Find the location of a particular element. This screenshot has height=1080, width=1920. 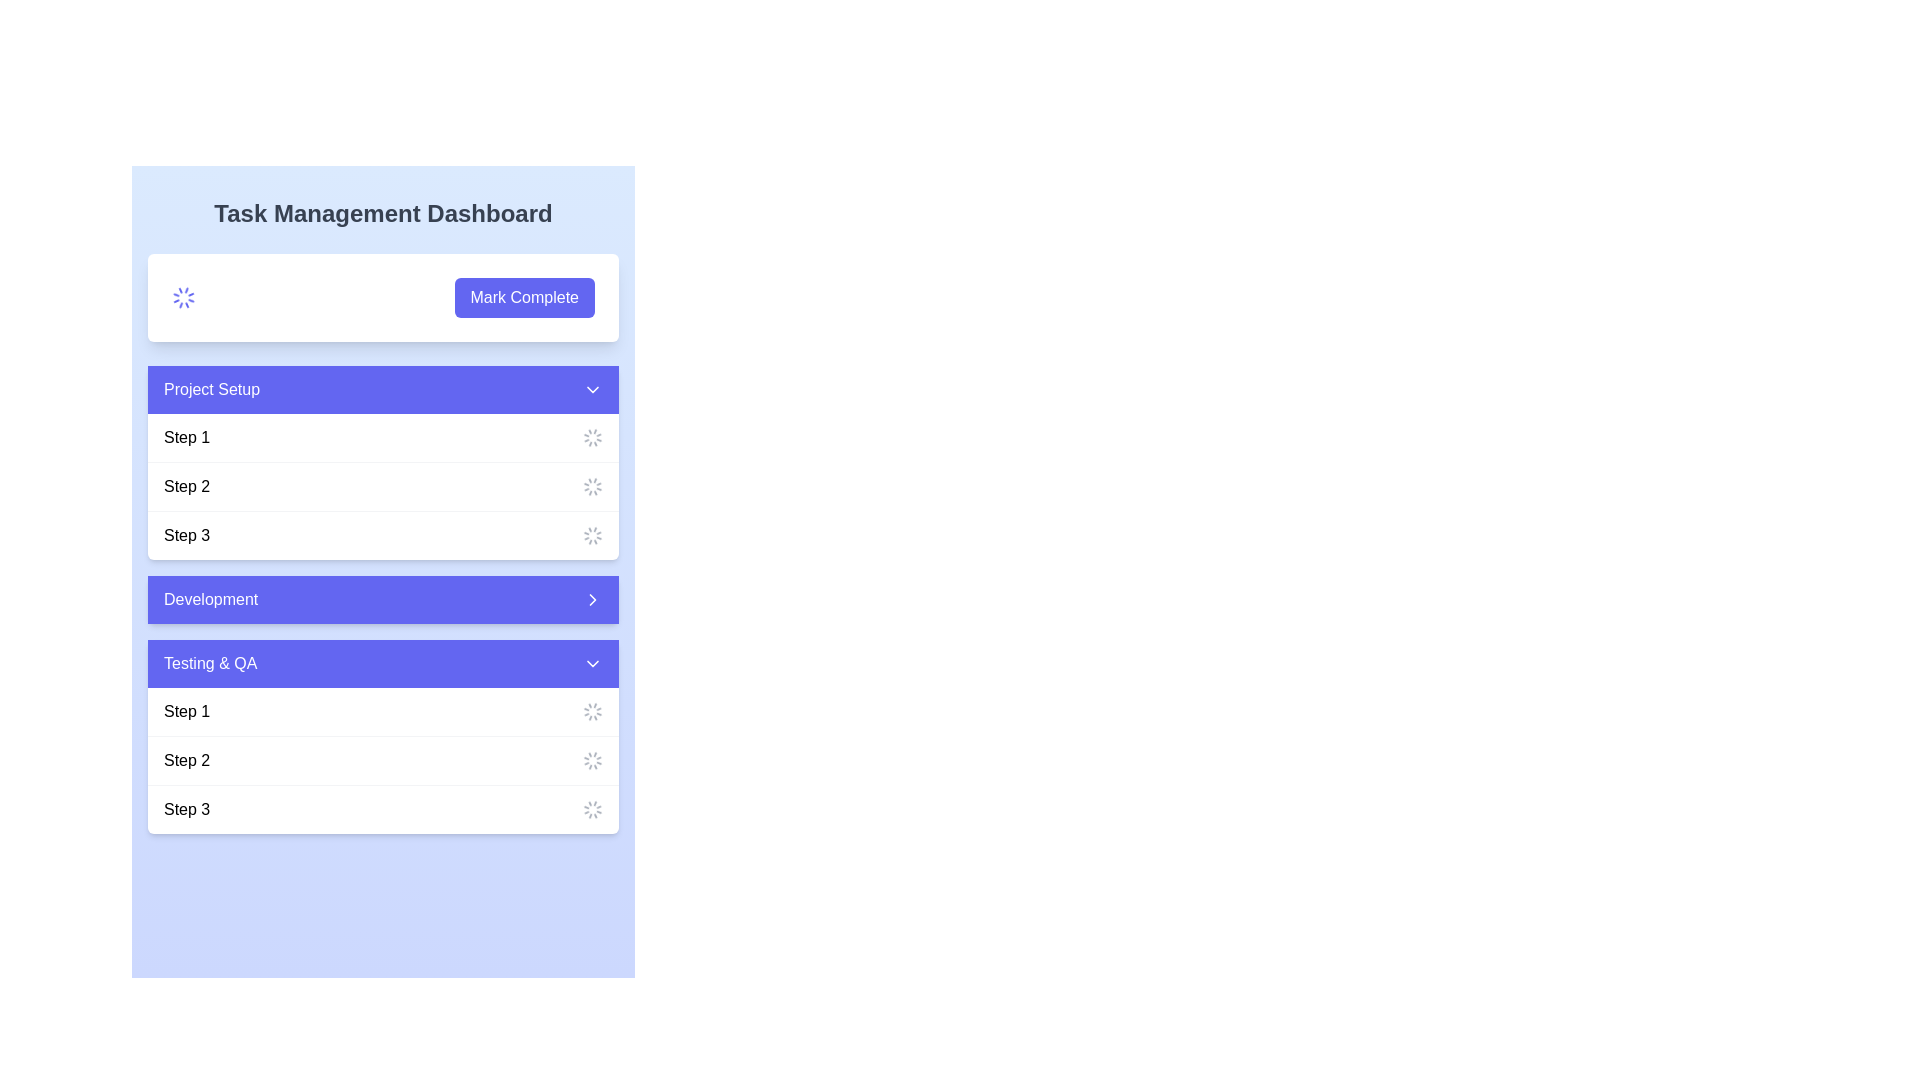

the small animated spinning icon styled in gray, located to the far-right of the 'Step 3' label in the task management dashboard's step list is located at coordinates (592, 535).